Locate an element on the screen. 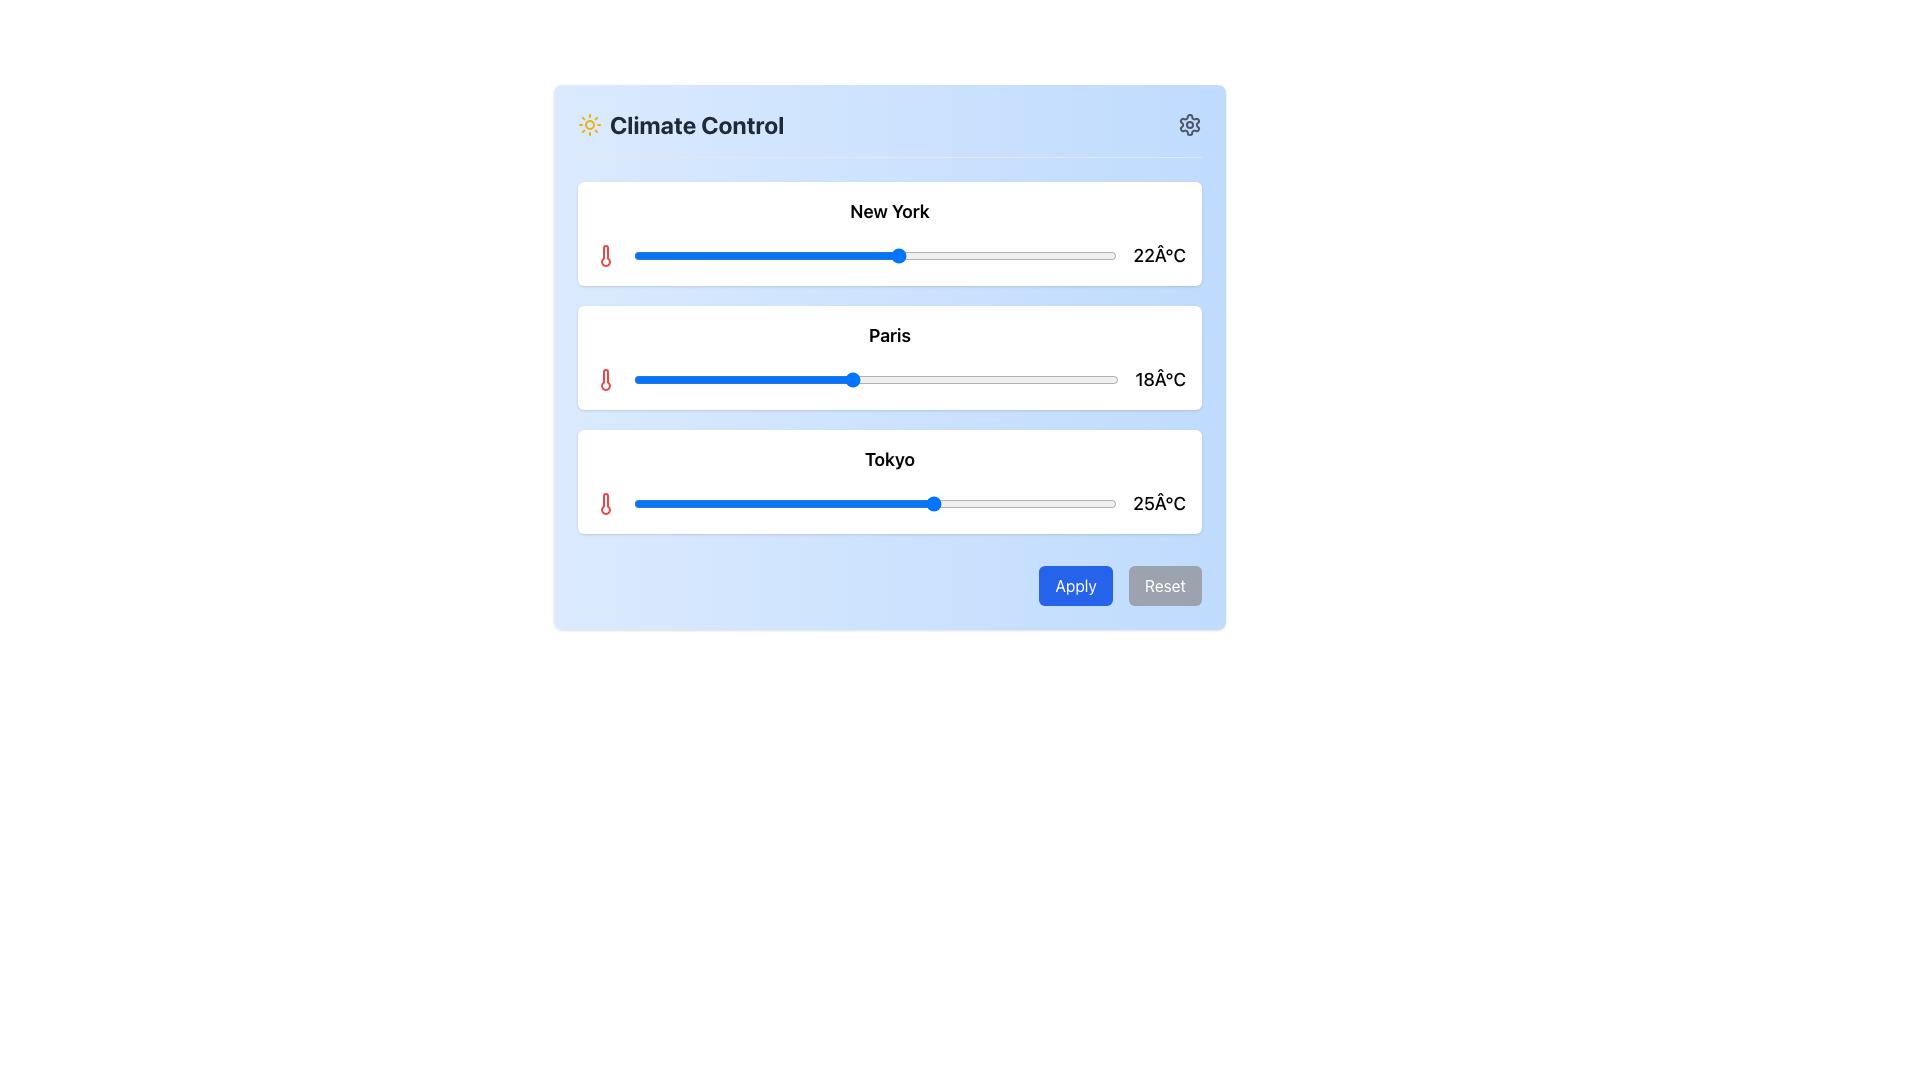 The width and height of the screenshot is (1920, 1080). the Tokyo temperature is located at coordinates (741, 503).